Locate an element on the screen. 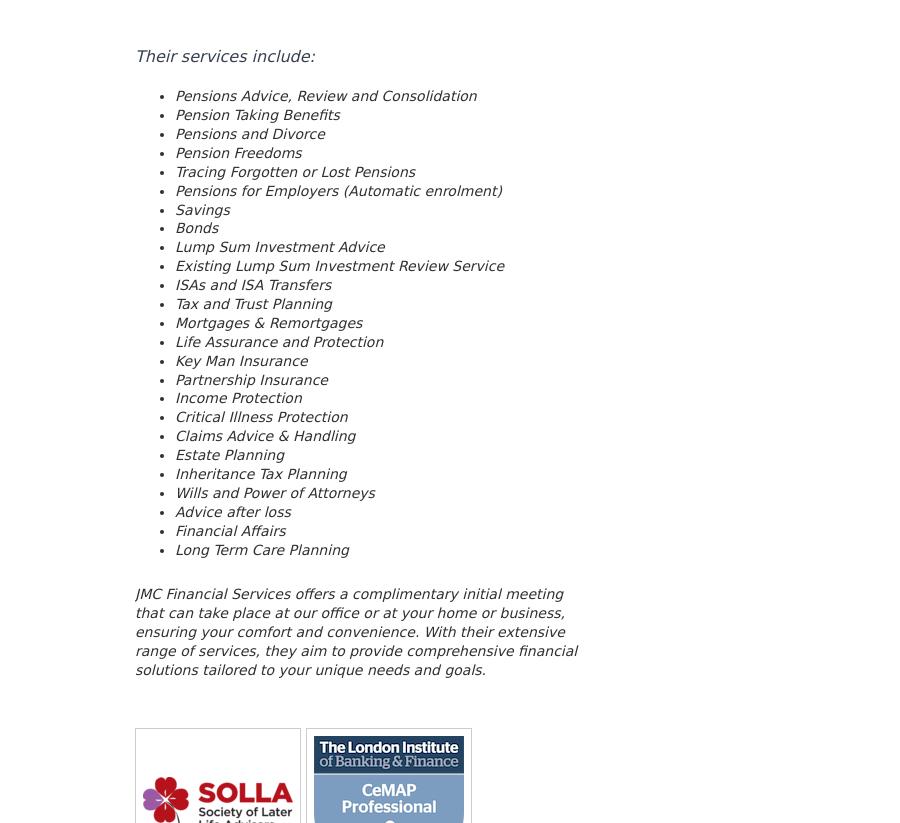 The height and width of the screenshot is (823, 900). 'Pensions for Employers (Automatic enrolment)' is located at coordinates (338, 190).